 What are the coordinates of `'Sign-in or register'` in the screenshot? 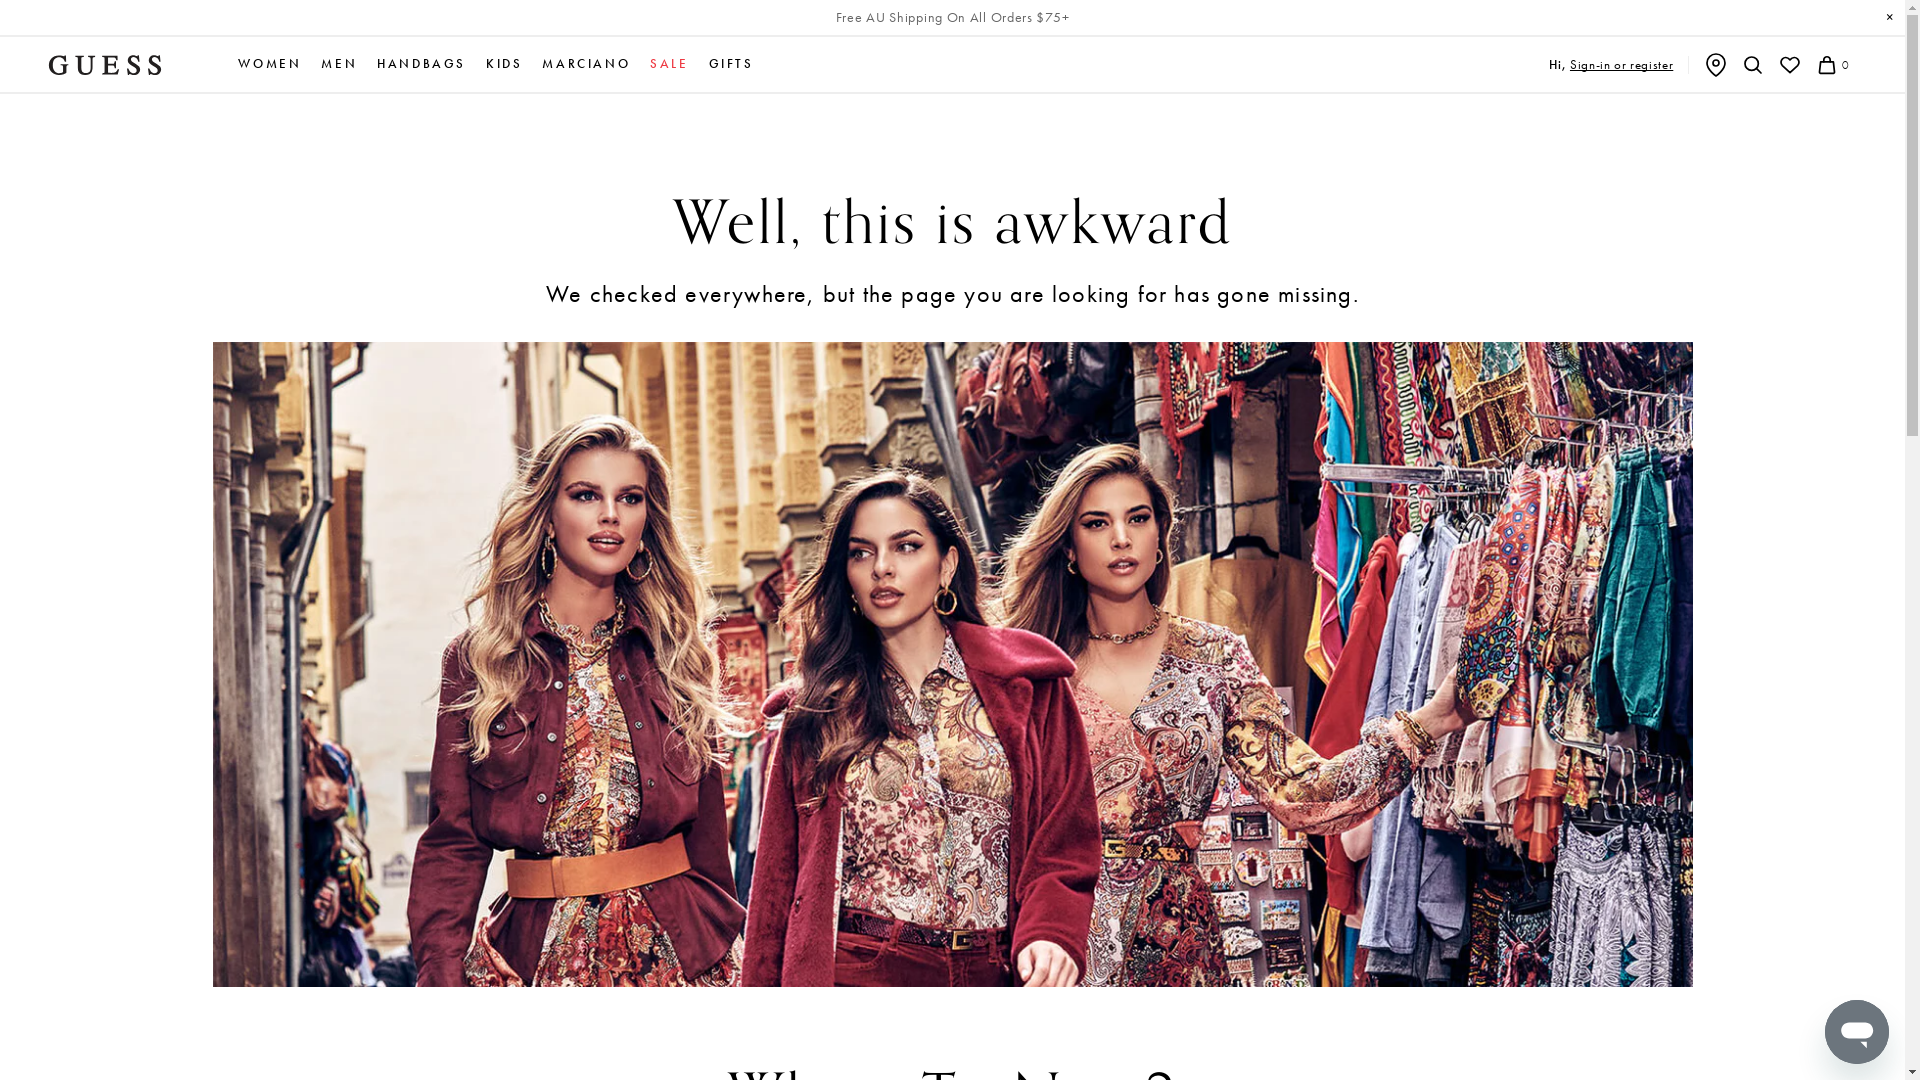 It's located at (1621, 63).